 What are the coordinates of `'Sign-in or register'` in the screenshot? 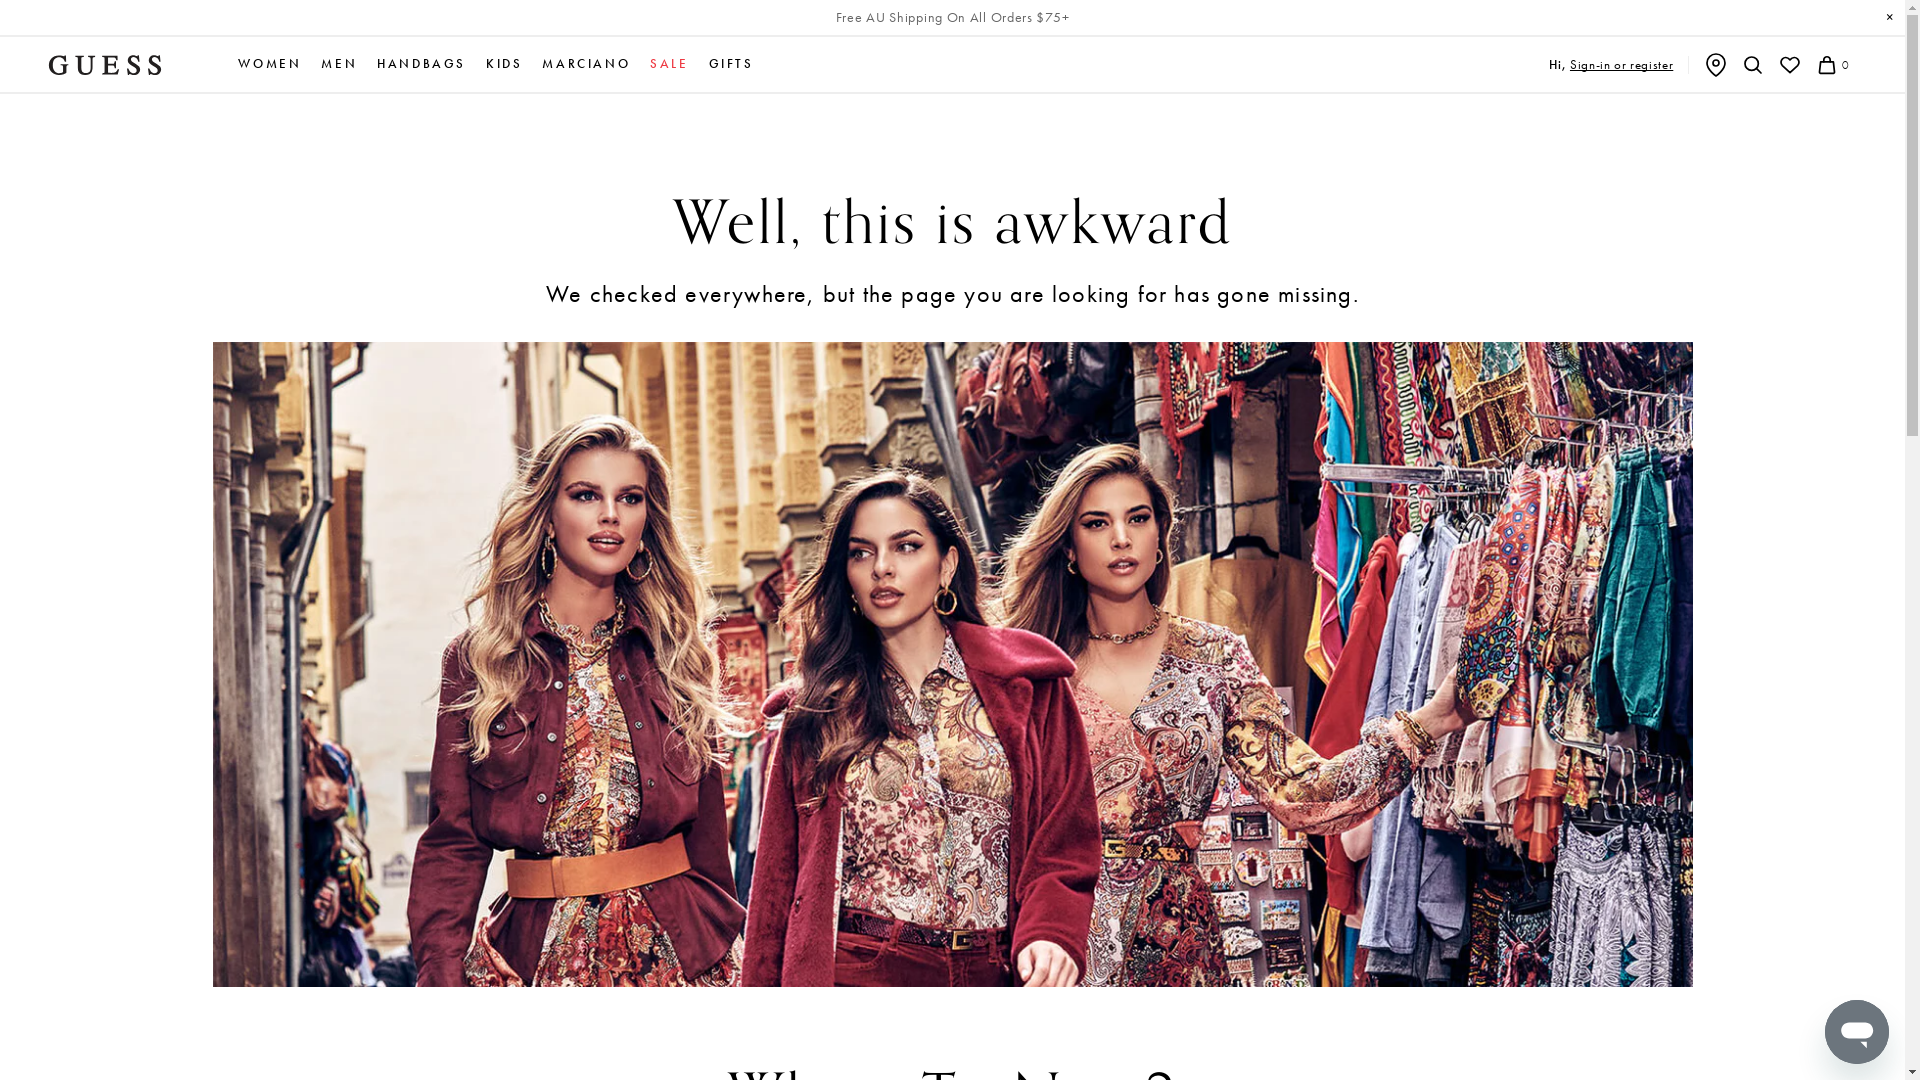 It's located at (1621, 63).